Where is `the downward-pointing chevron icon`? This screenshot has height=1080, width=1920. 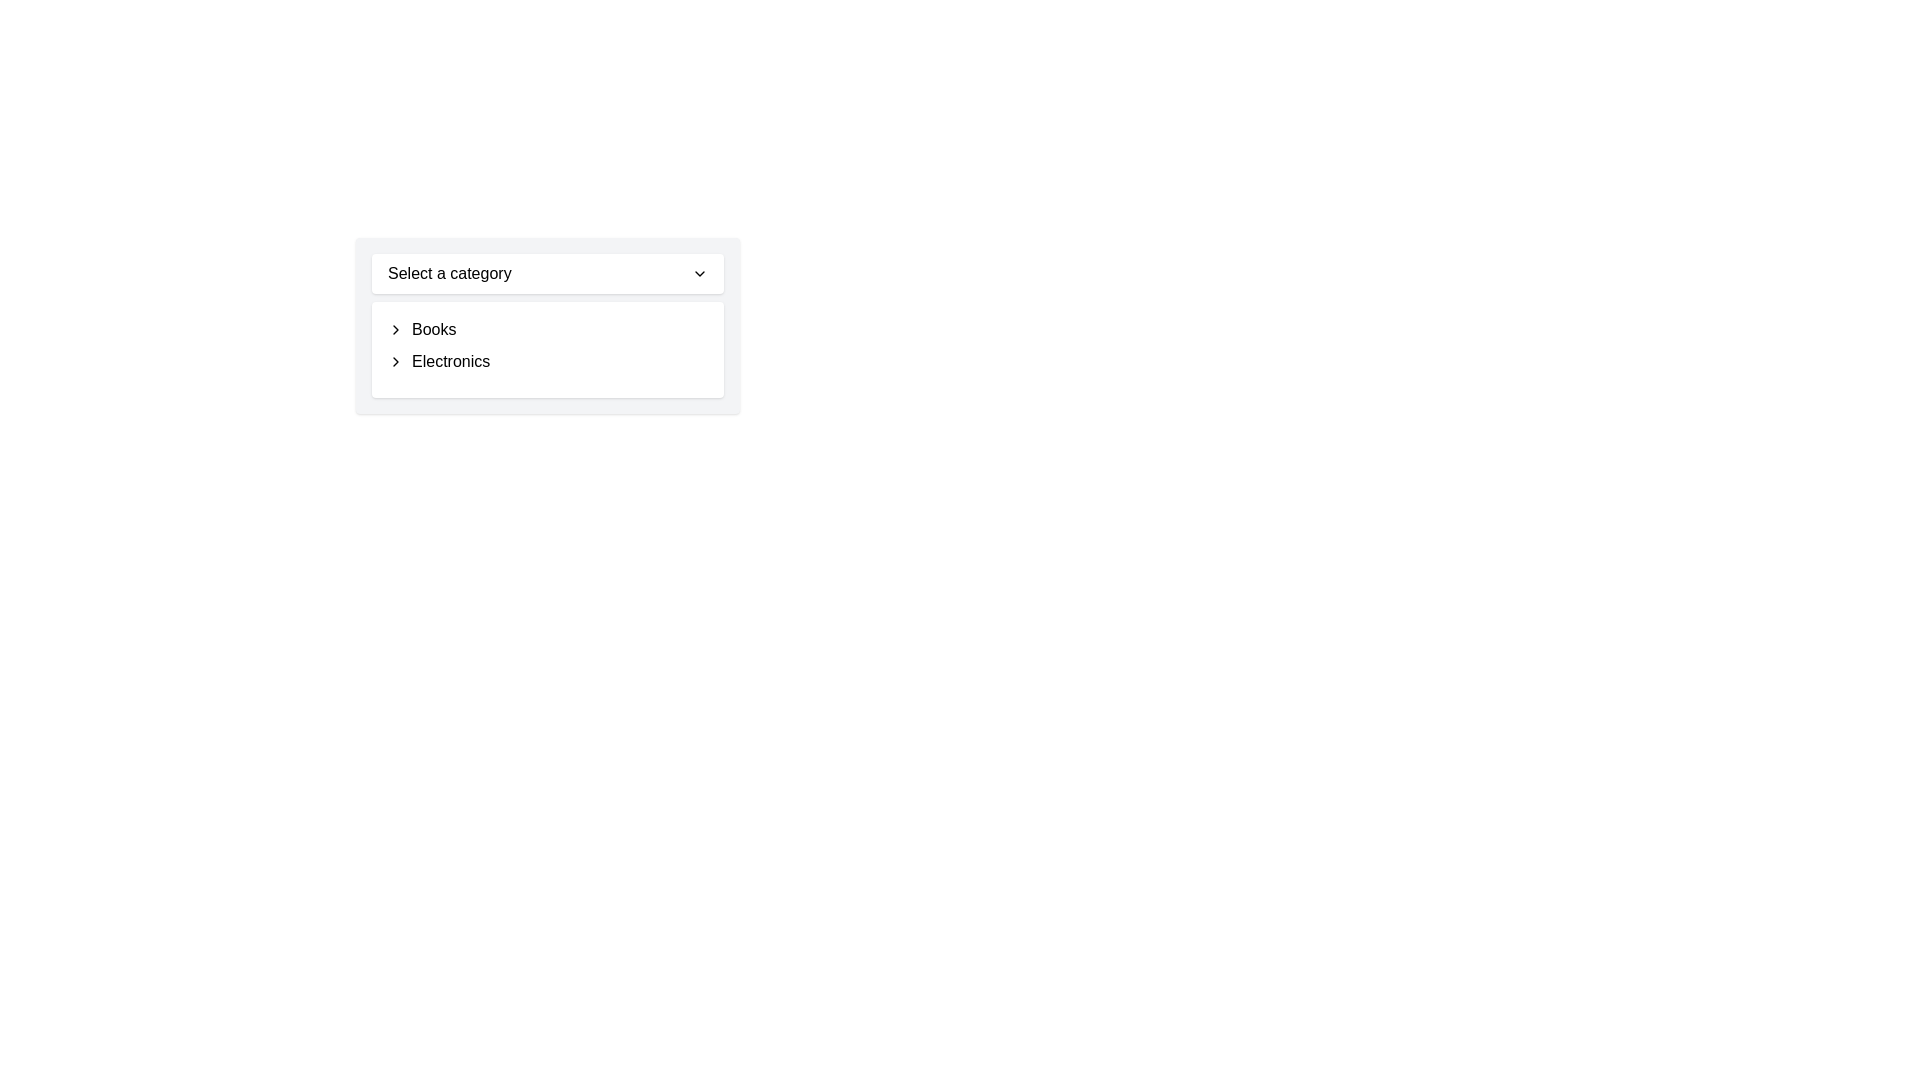
the downward-pointing chevron icon is located at coordinates (700, 273).